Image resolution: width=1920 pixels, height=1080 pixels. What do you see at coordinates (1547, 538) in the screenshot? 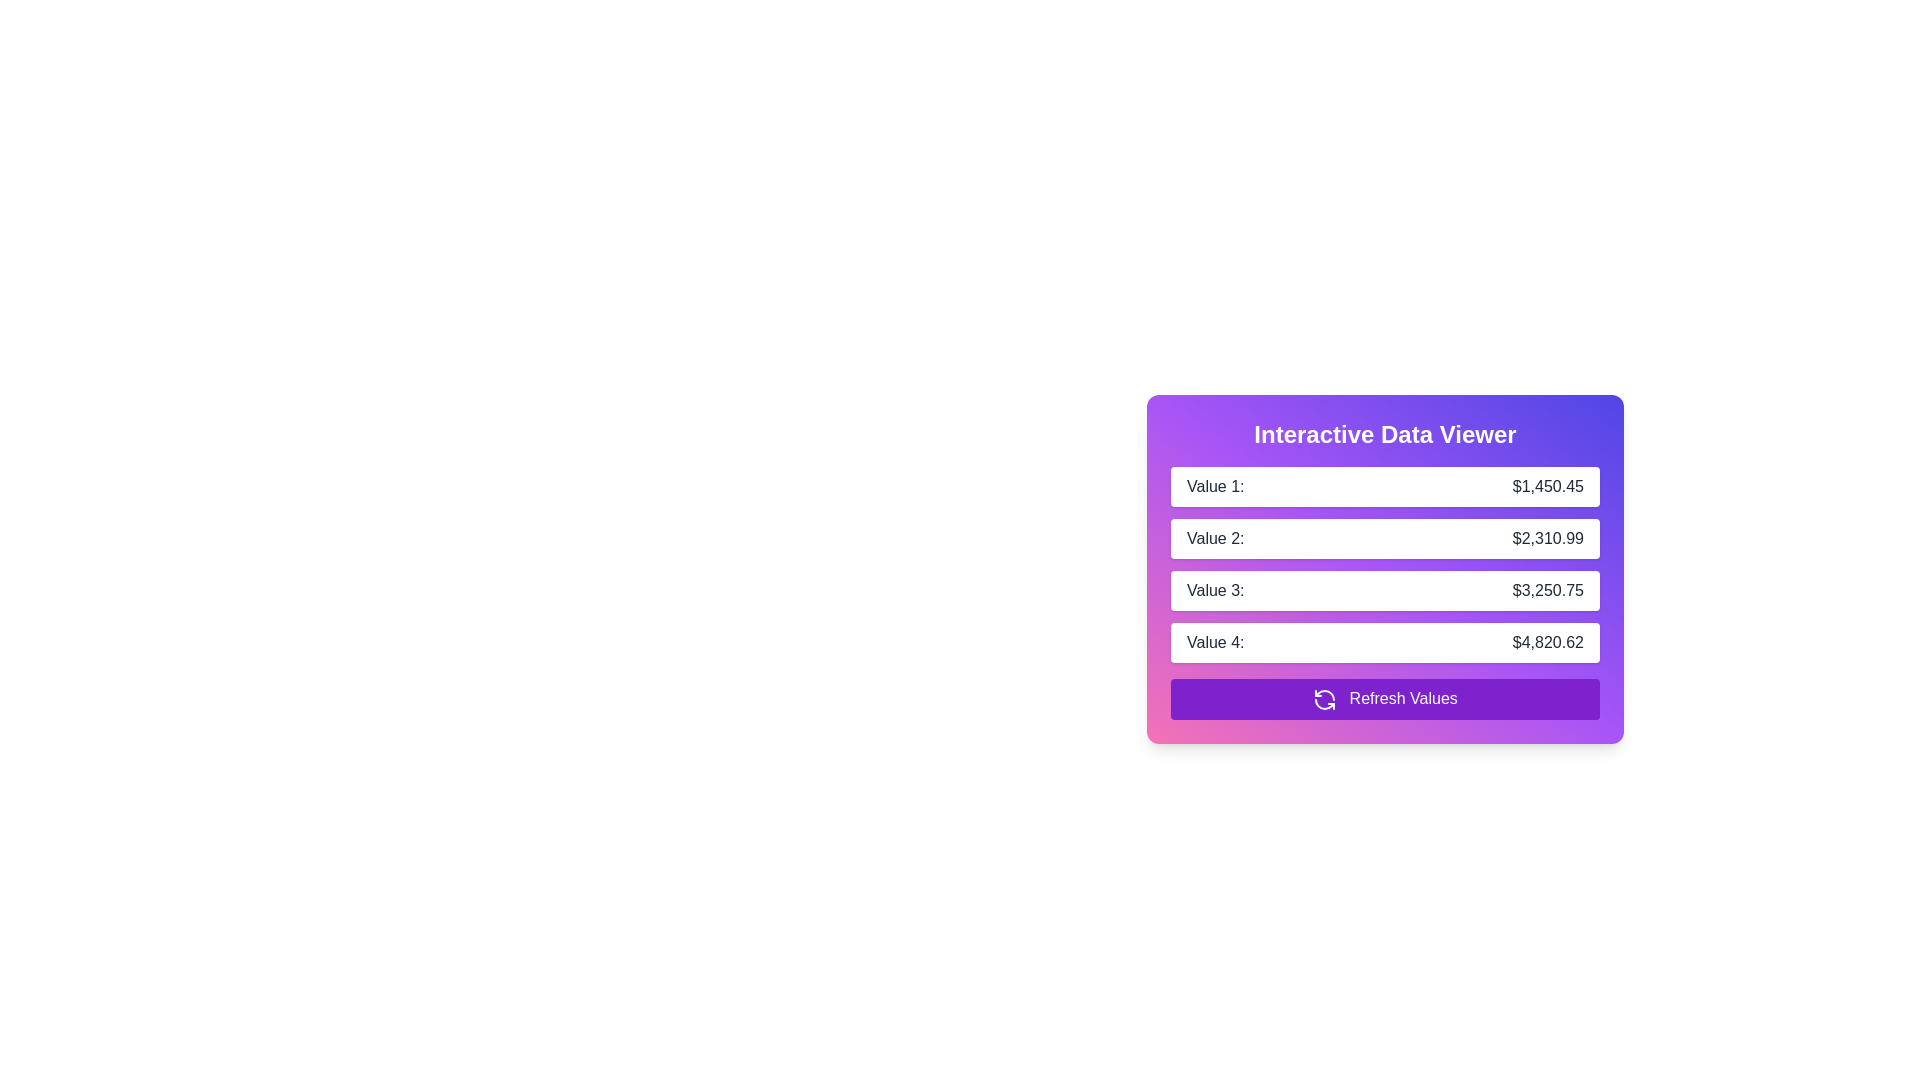
I see `the label displaying the text '$2,310.99' on a white background, aligned to the right in the 'Value 2:' row` at bounding box center [1547, 538].